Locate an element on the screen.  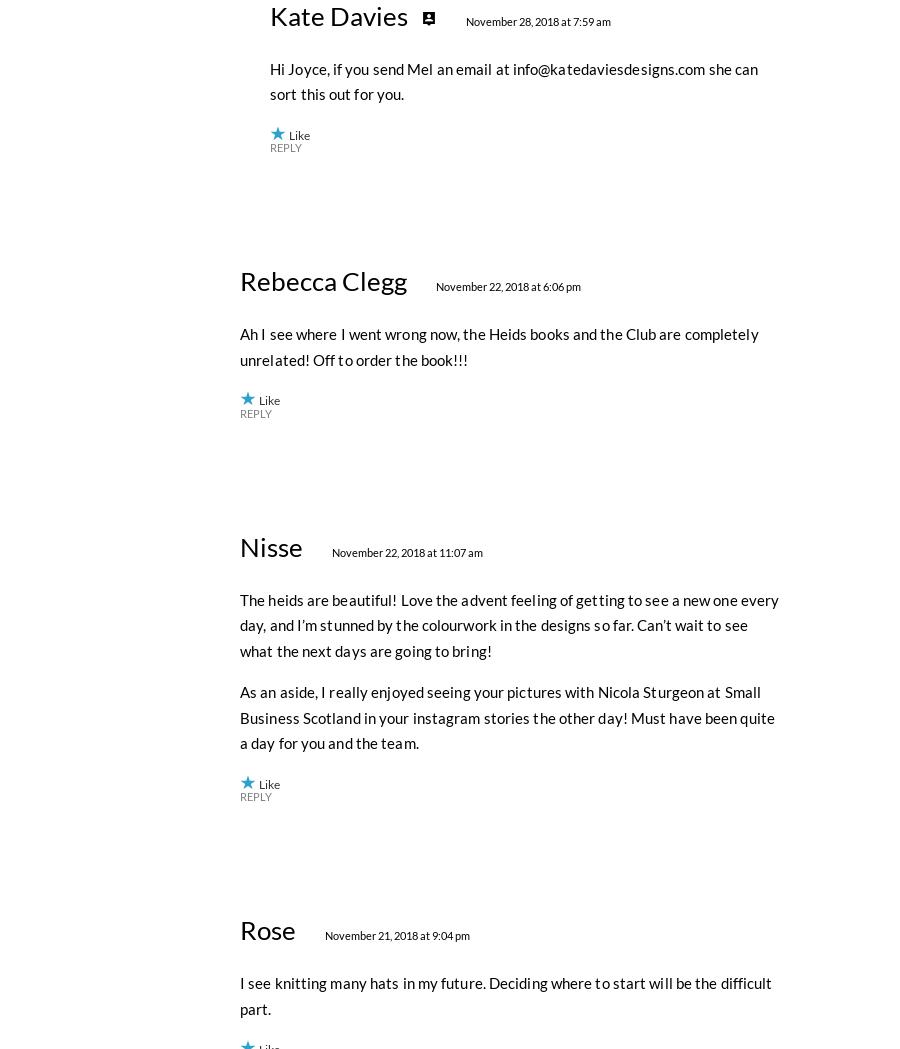
'I want to order the Heids book for my daughter as a Christmas present.  She has a Ravelry name, but I don’t want her to know about the gift yet.  What should I put on the order form?  My Ravelry name or hers?  The postal address will be mine.' is located at coordinates (506, 116).